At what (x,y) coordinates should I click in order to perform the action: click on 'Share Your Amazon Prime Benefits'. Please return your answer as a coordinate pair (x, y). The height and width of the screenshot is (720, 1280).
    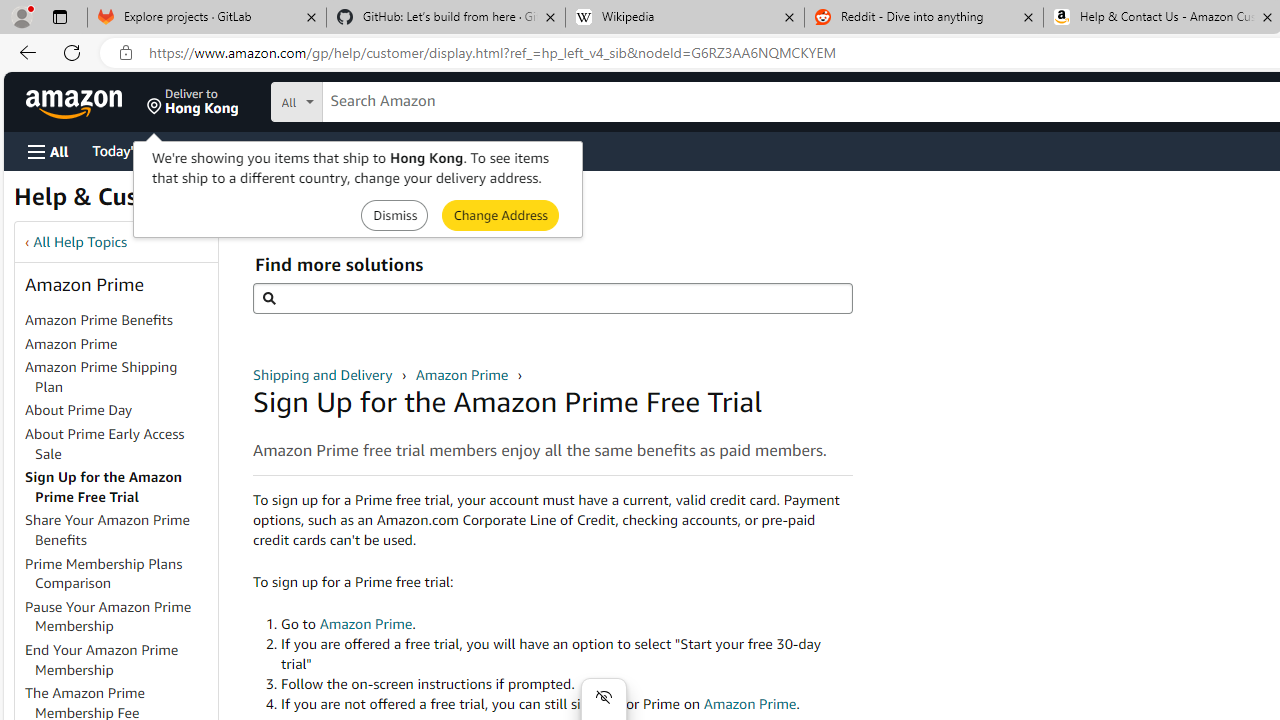
    Looking at the image, I should click on (119, 530).